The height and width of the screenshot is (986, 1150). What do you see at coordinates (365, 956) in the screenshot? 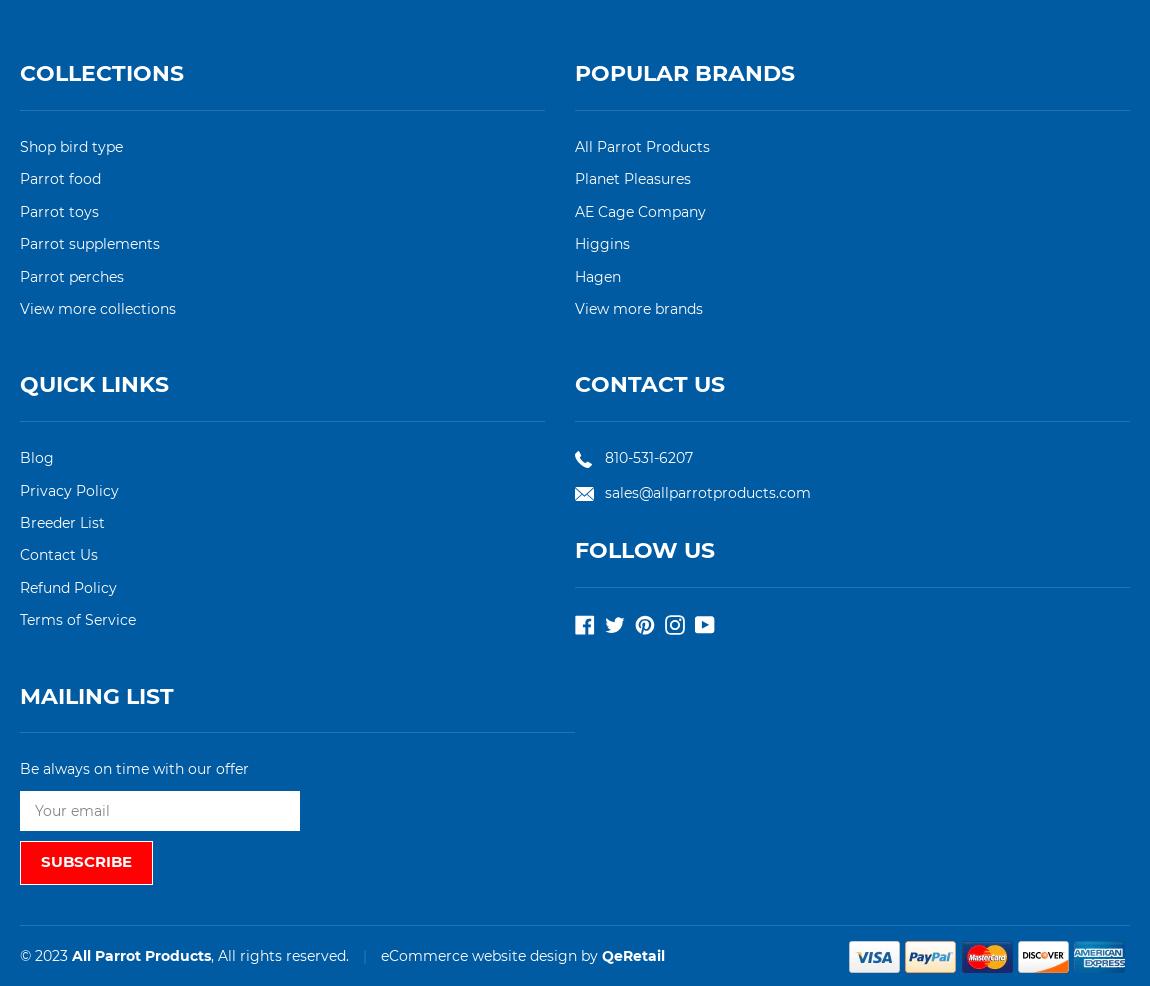
I see `'|'` at bounding box center [365, 956].